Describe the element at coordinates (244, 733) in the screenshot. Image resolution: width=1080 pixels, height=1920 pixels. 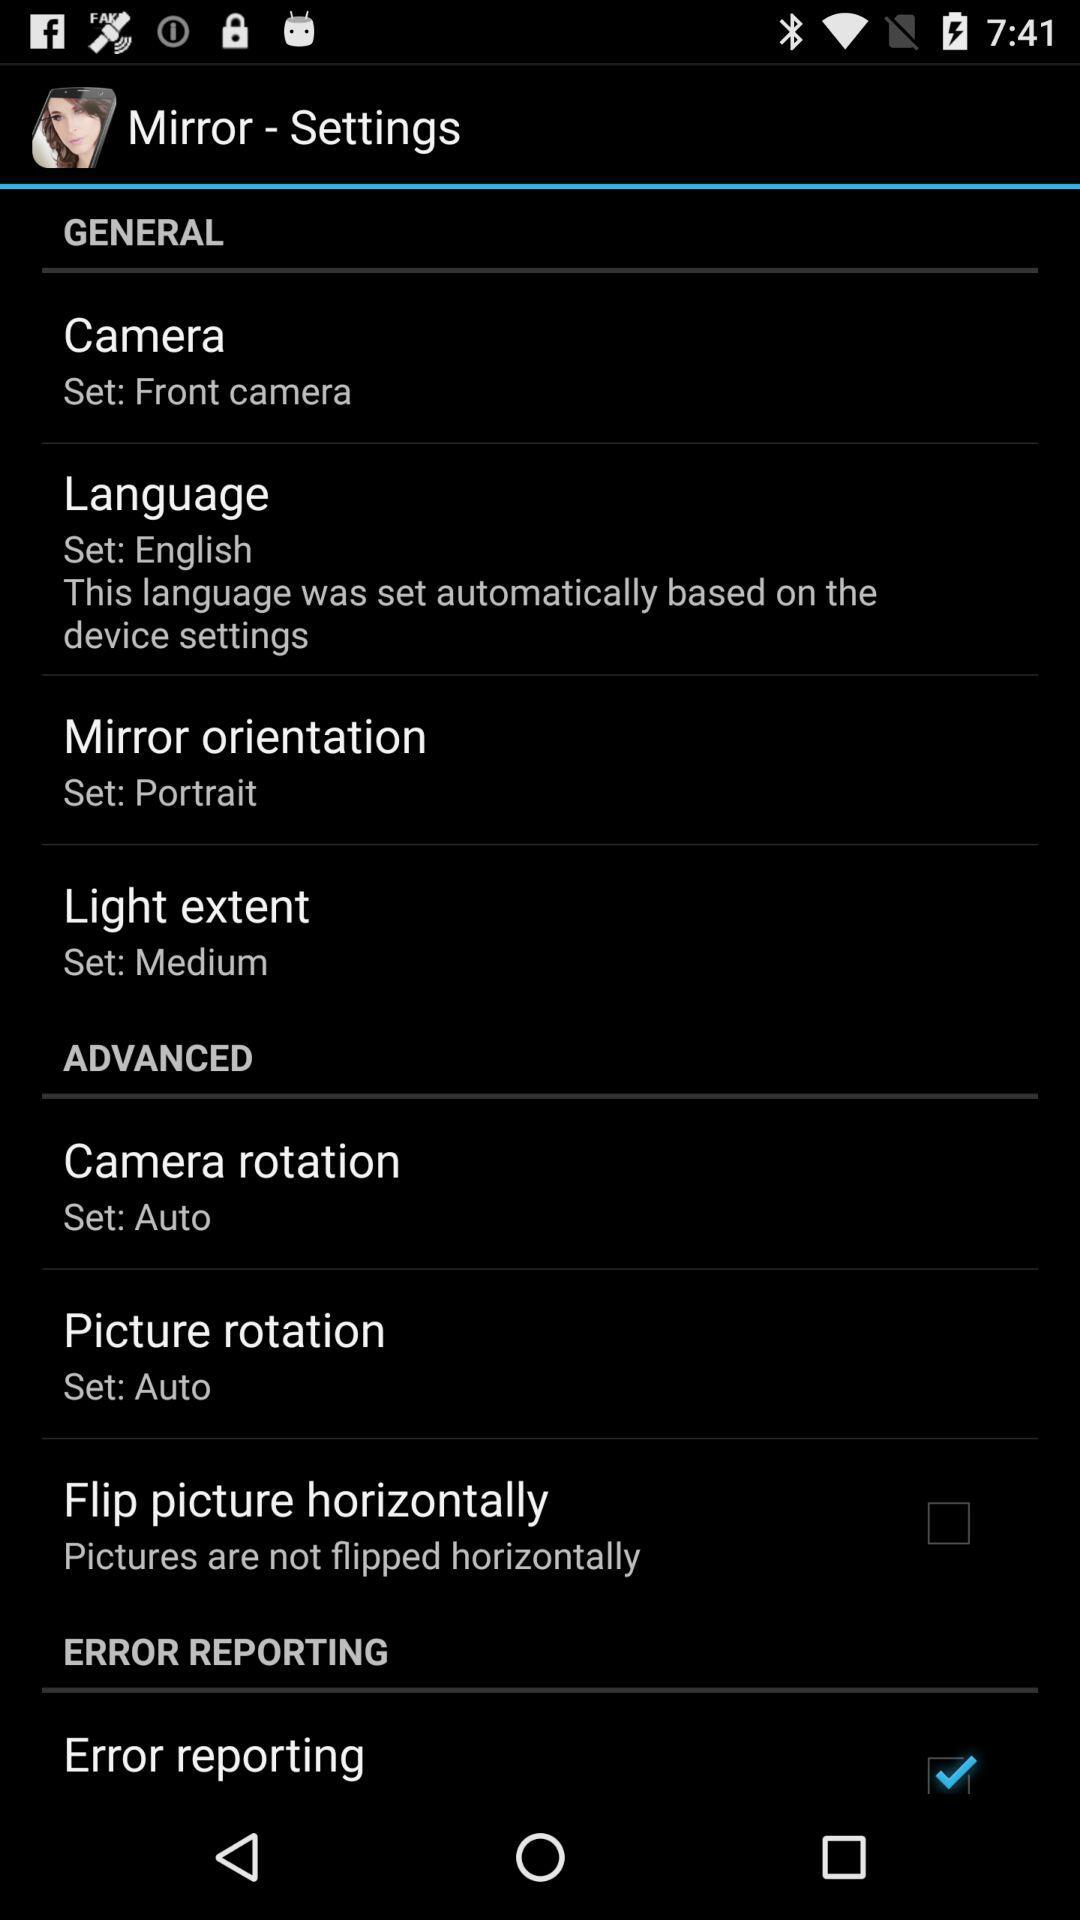
I see `icon below set english this item` at that location.